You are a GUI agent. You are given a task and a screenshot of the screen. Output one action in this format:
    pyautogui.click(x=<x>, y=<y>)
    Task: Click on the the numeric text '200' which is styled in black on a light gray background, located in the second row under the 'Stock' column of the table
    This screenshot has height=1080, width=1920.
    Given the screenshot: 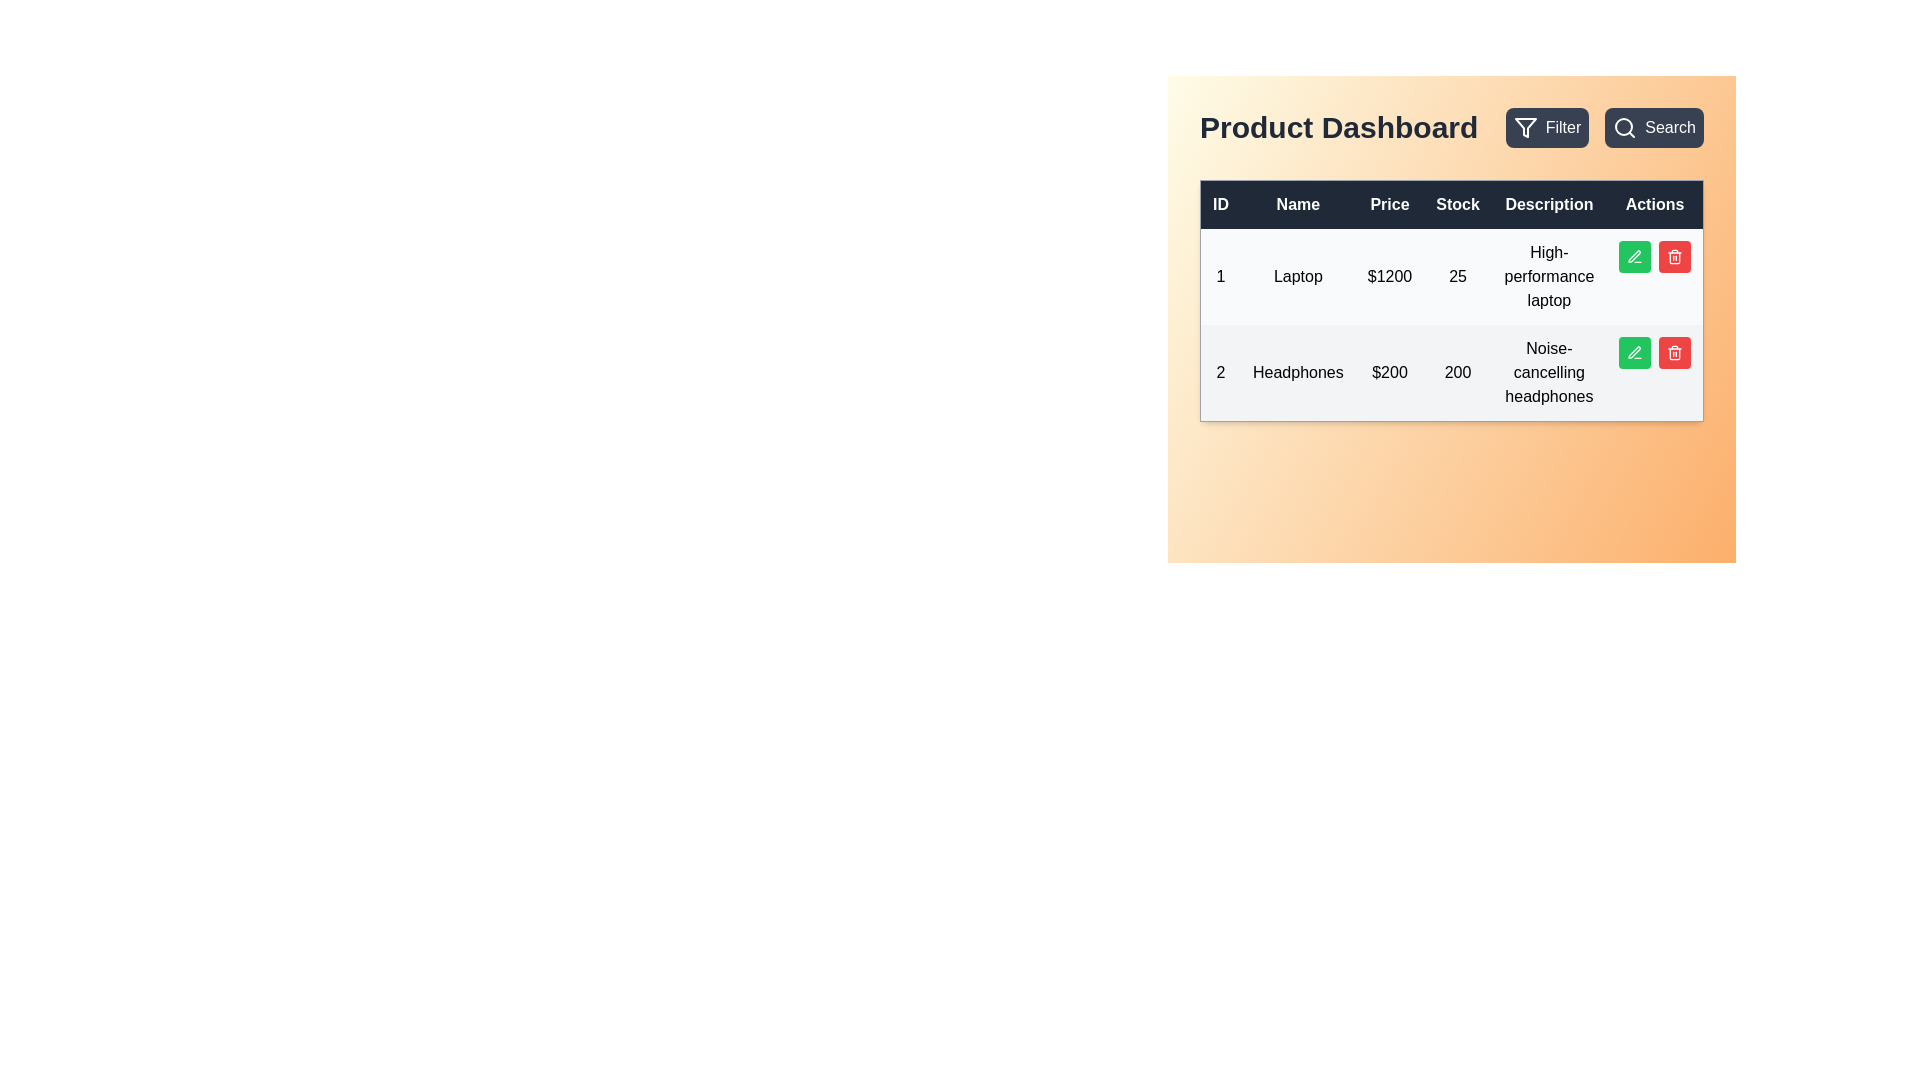 What is the action you would take?
    pyautogui.click(x=1458, y=373)
    